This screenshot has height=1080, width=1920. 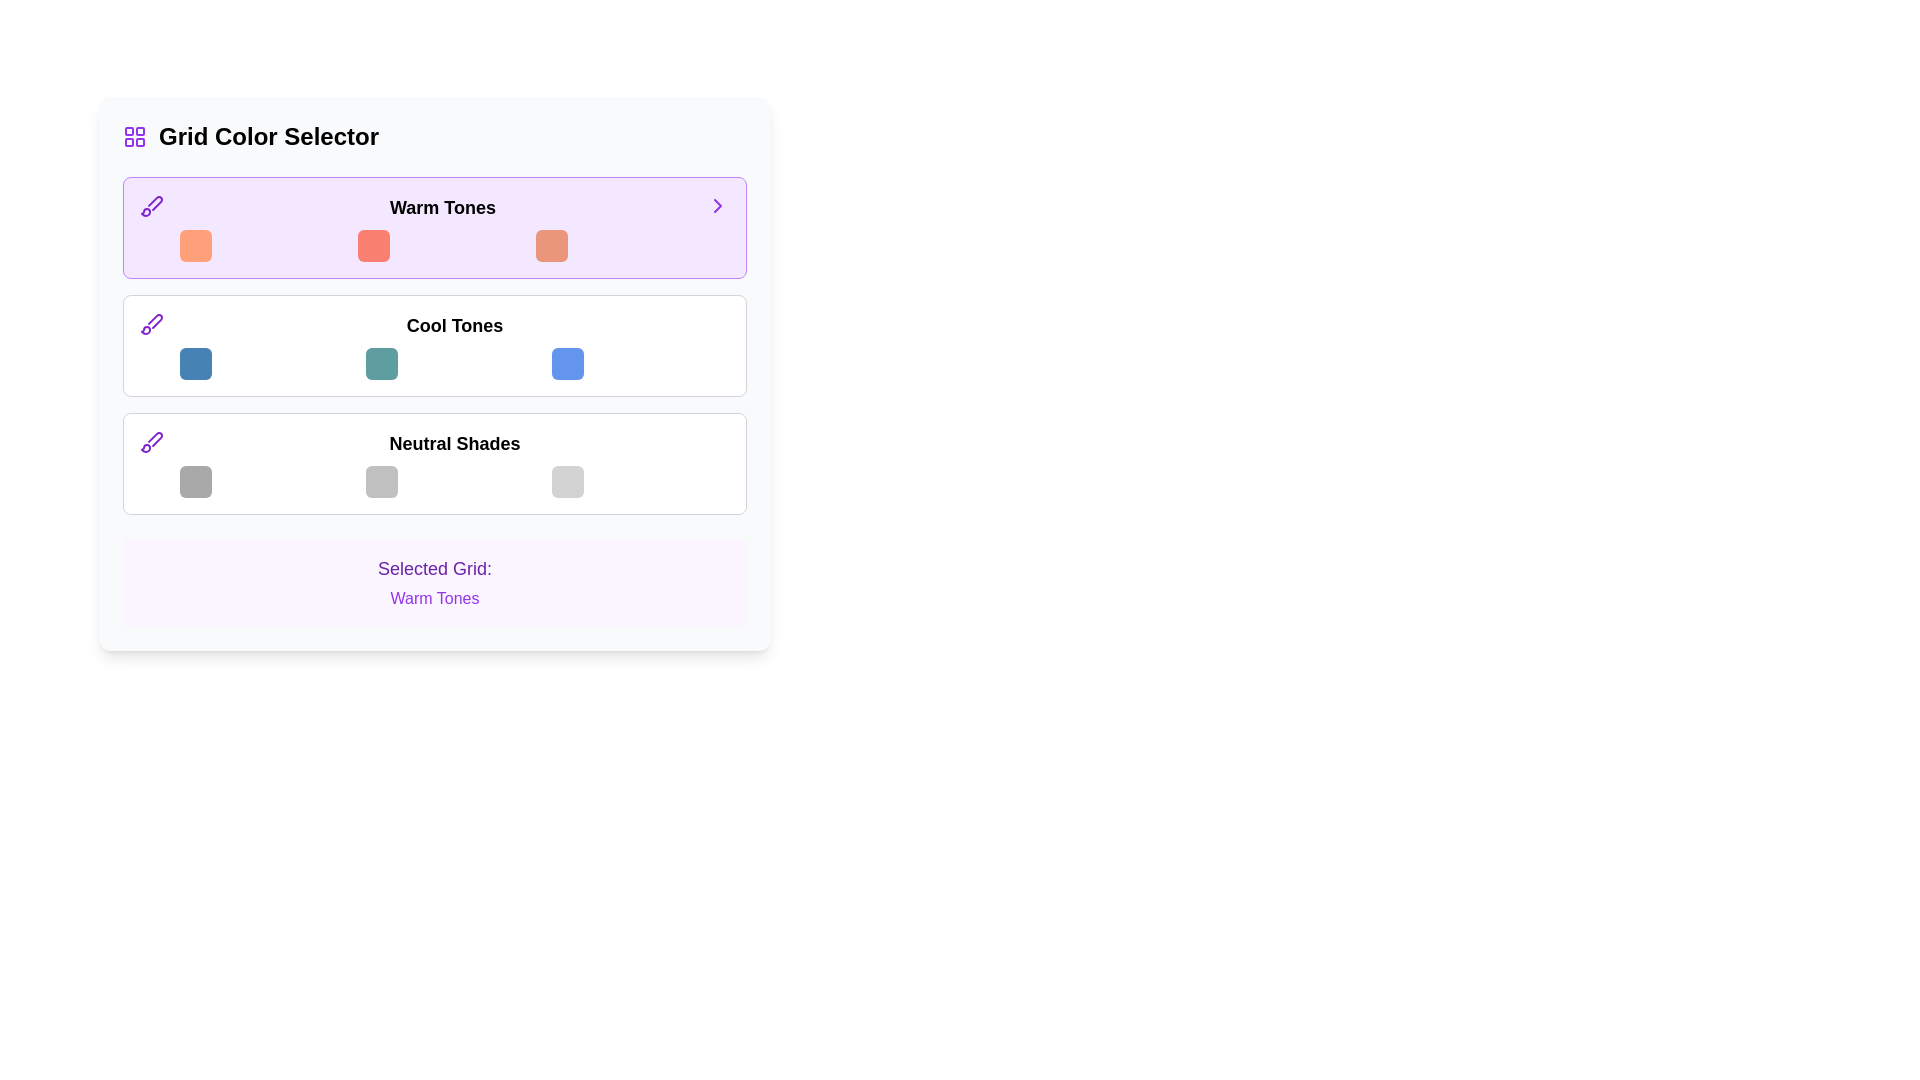 I want to click on the small right-pointing chevron icon located in the top-right corner of the 'Warm Tones' section to trigger a tooltip, so click(x=718, y=205).